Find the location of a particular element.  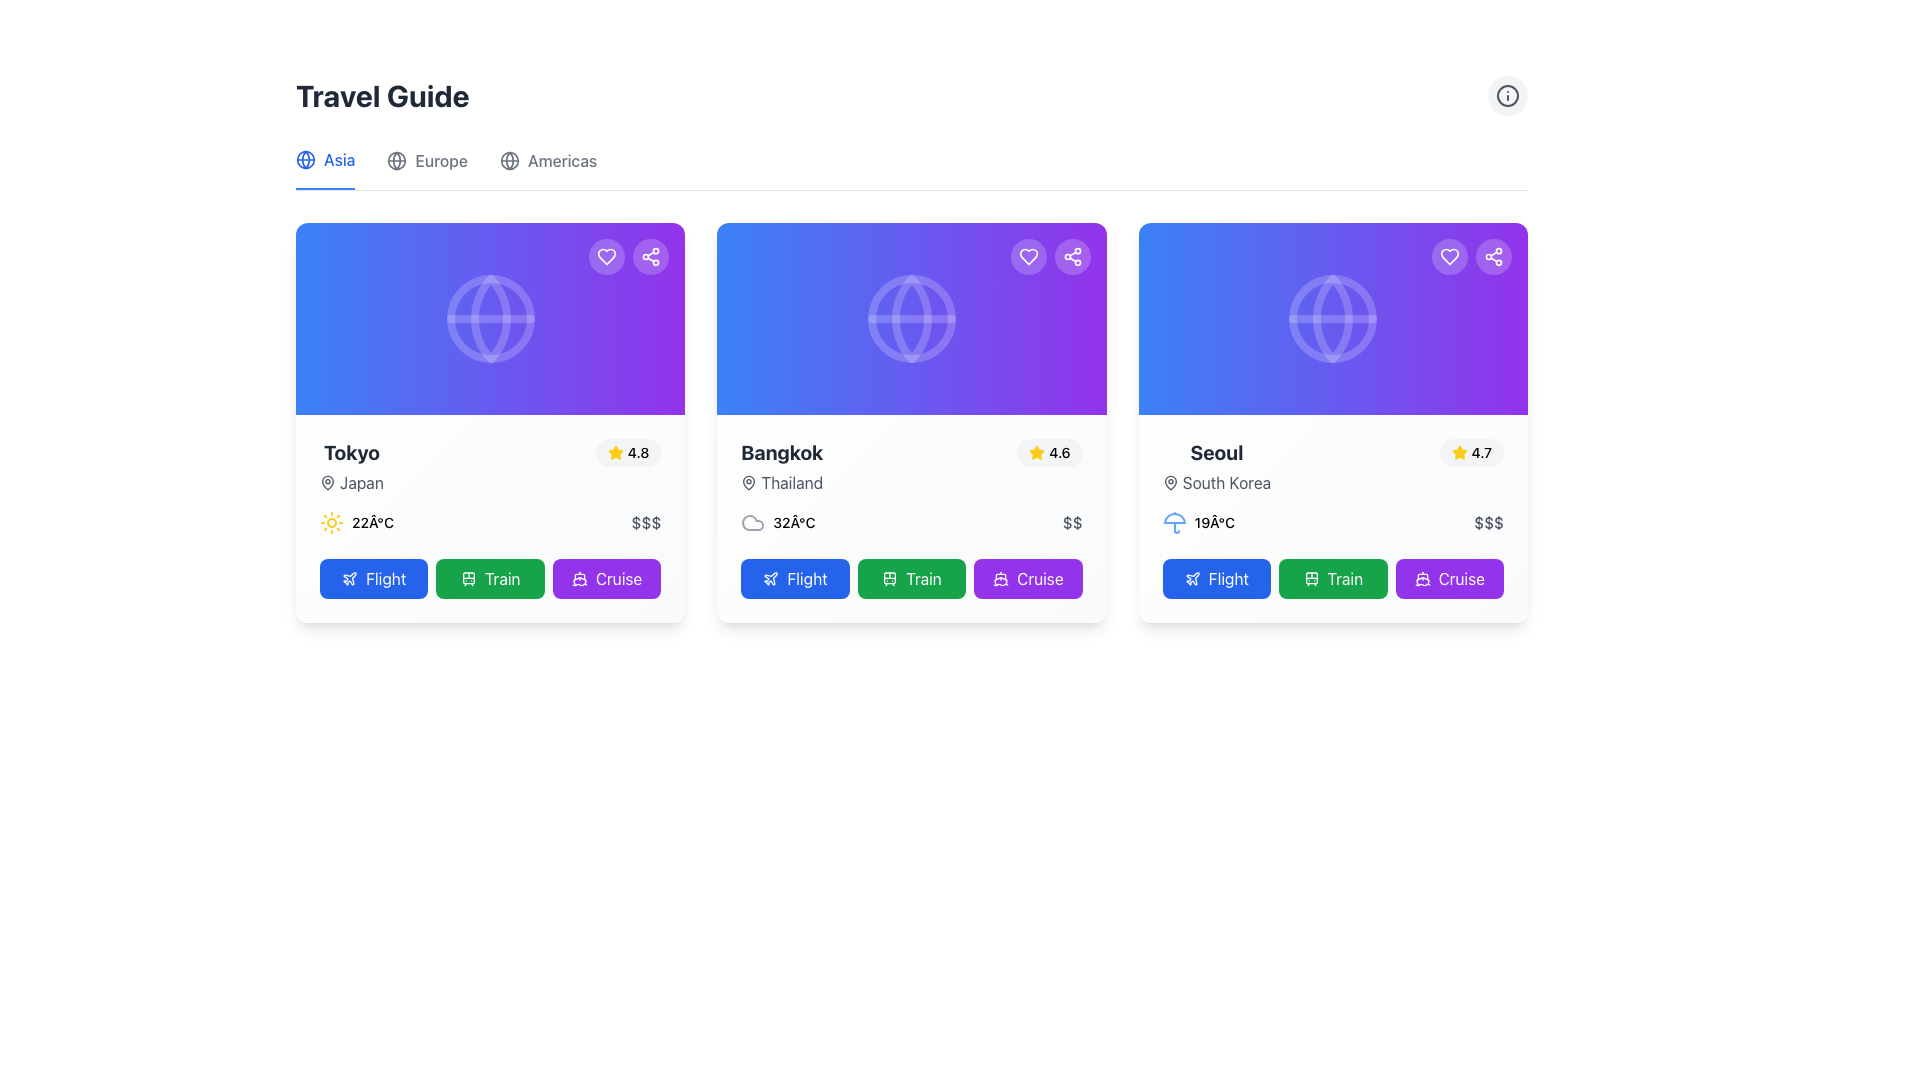

the ship icon with a purple background and white outline, located inside the 'Cruise' button at the bottom-right corner of the first card element is located at coordinates (578, 578).